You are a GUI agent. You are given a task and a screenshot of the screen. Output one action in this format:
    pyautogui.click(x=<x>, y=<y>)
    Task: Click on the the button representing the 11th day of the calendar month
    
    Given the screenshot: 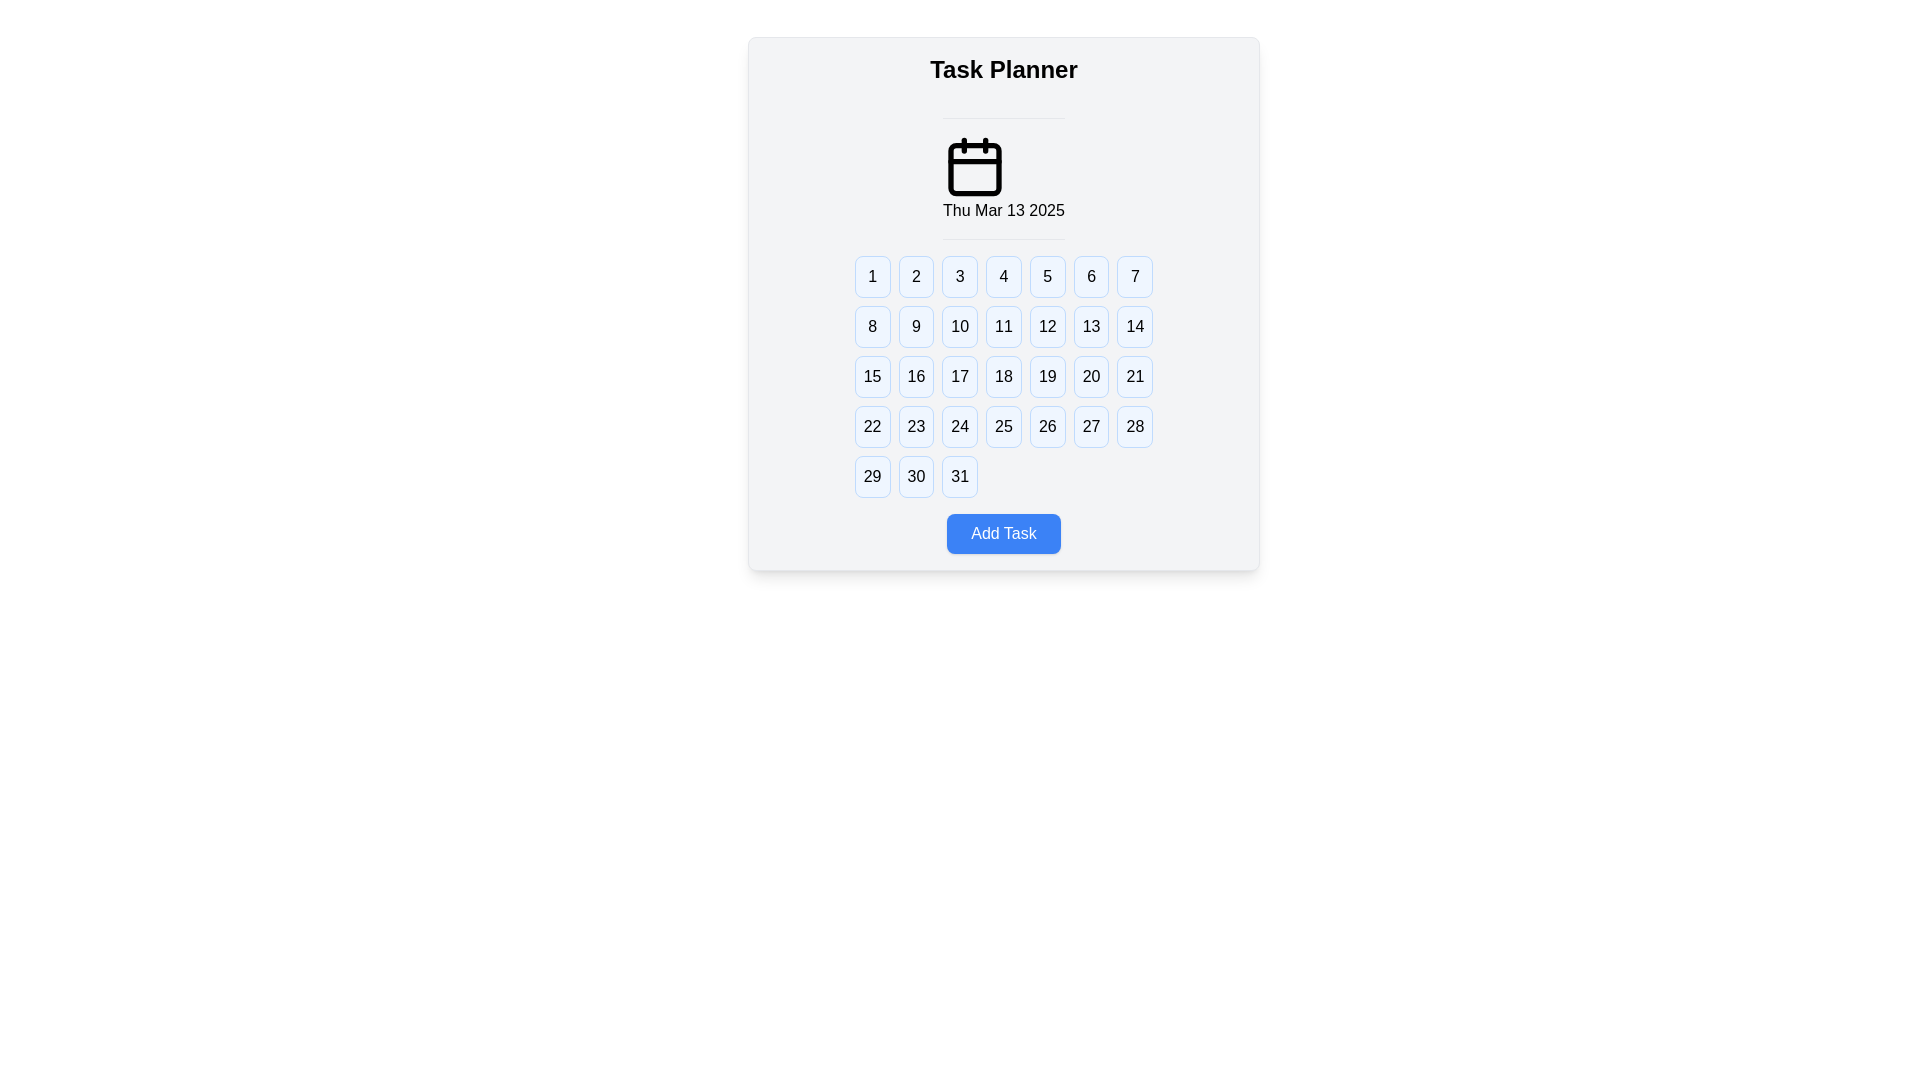 What is the action you would take?
    pyautogui.click(x=1003, y=326)
    